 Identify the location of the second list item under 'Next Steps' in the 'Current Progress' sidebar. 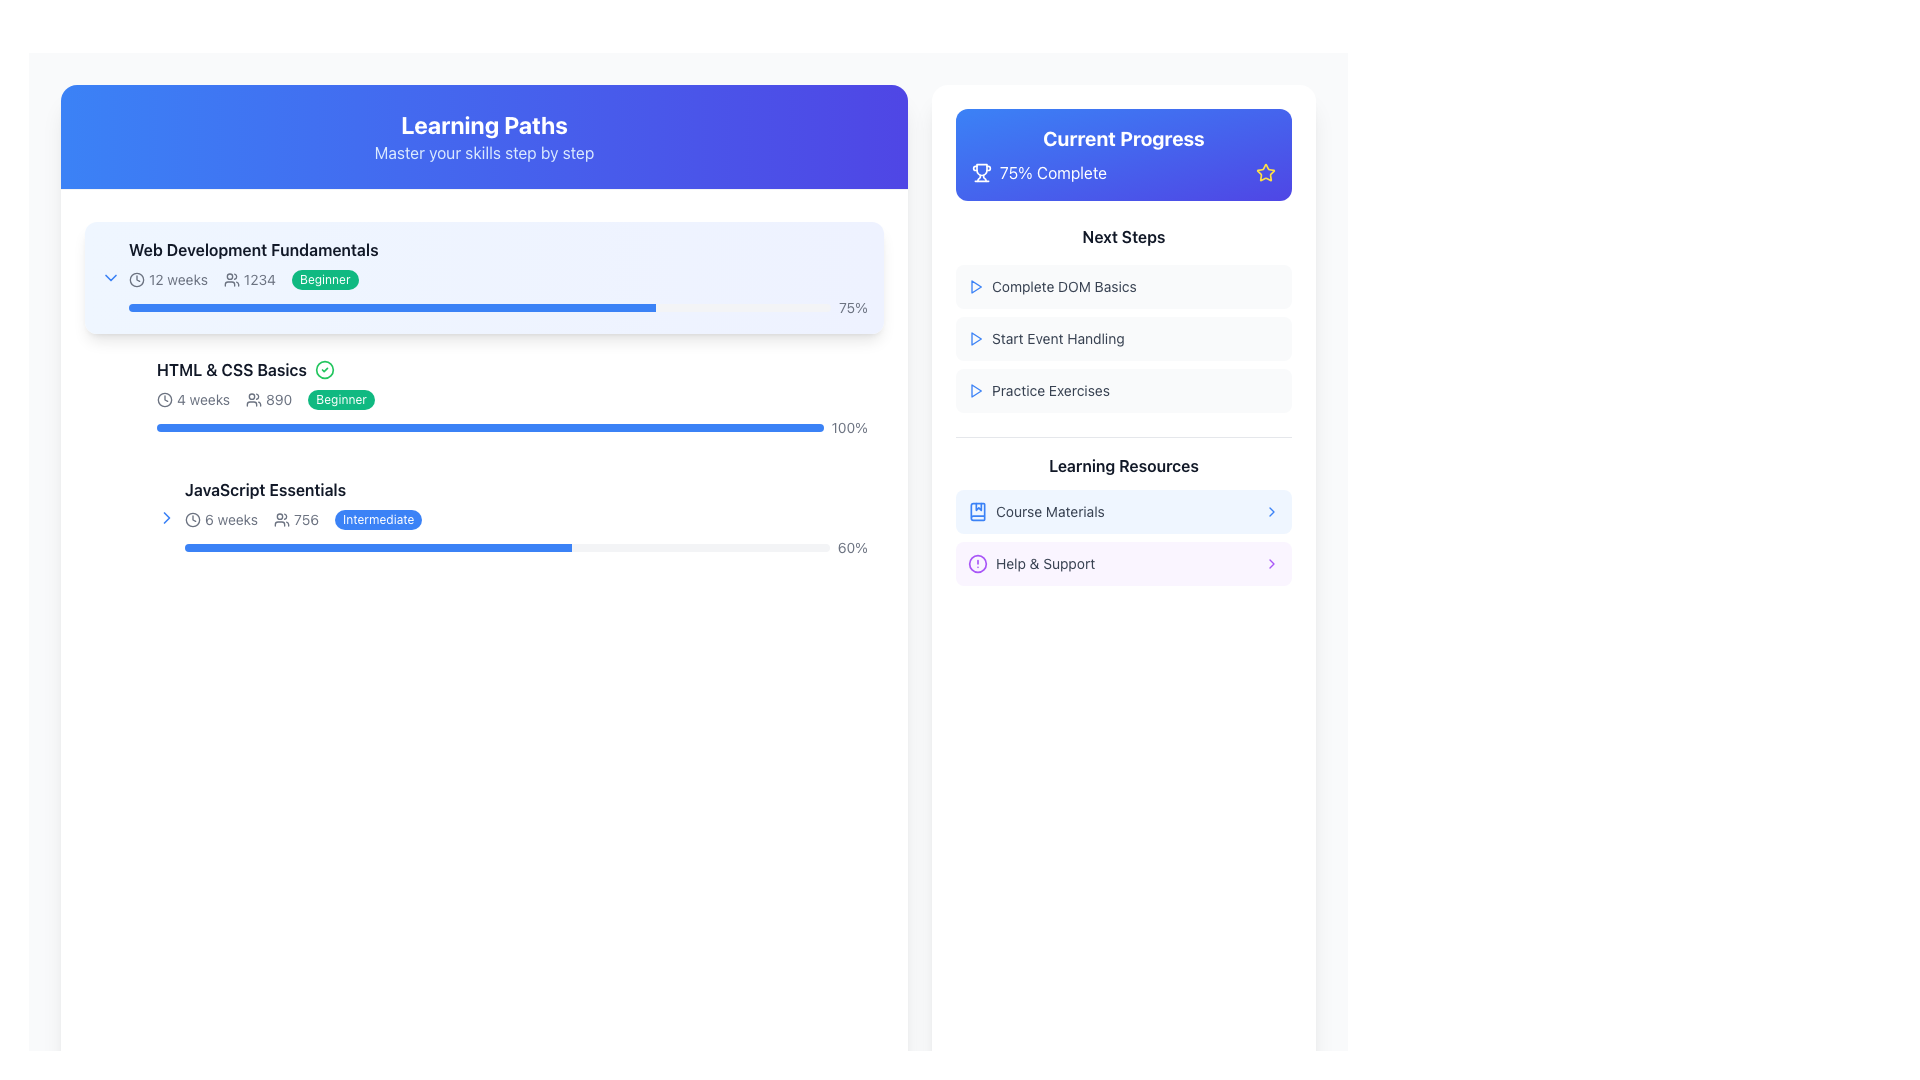
(1123, 338).